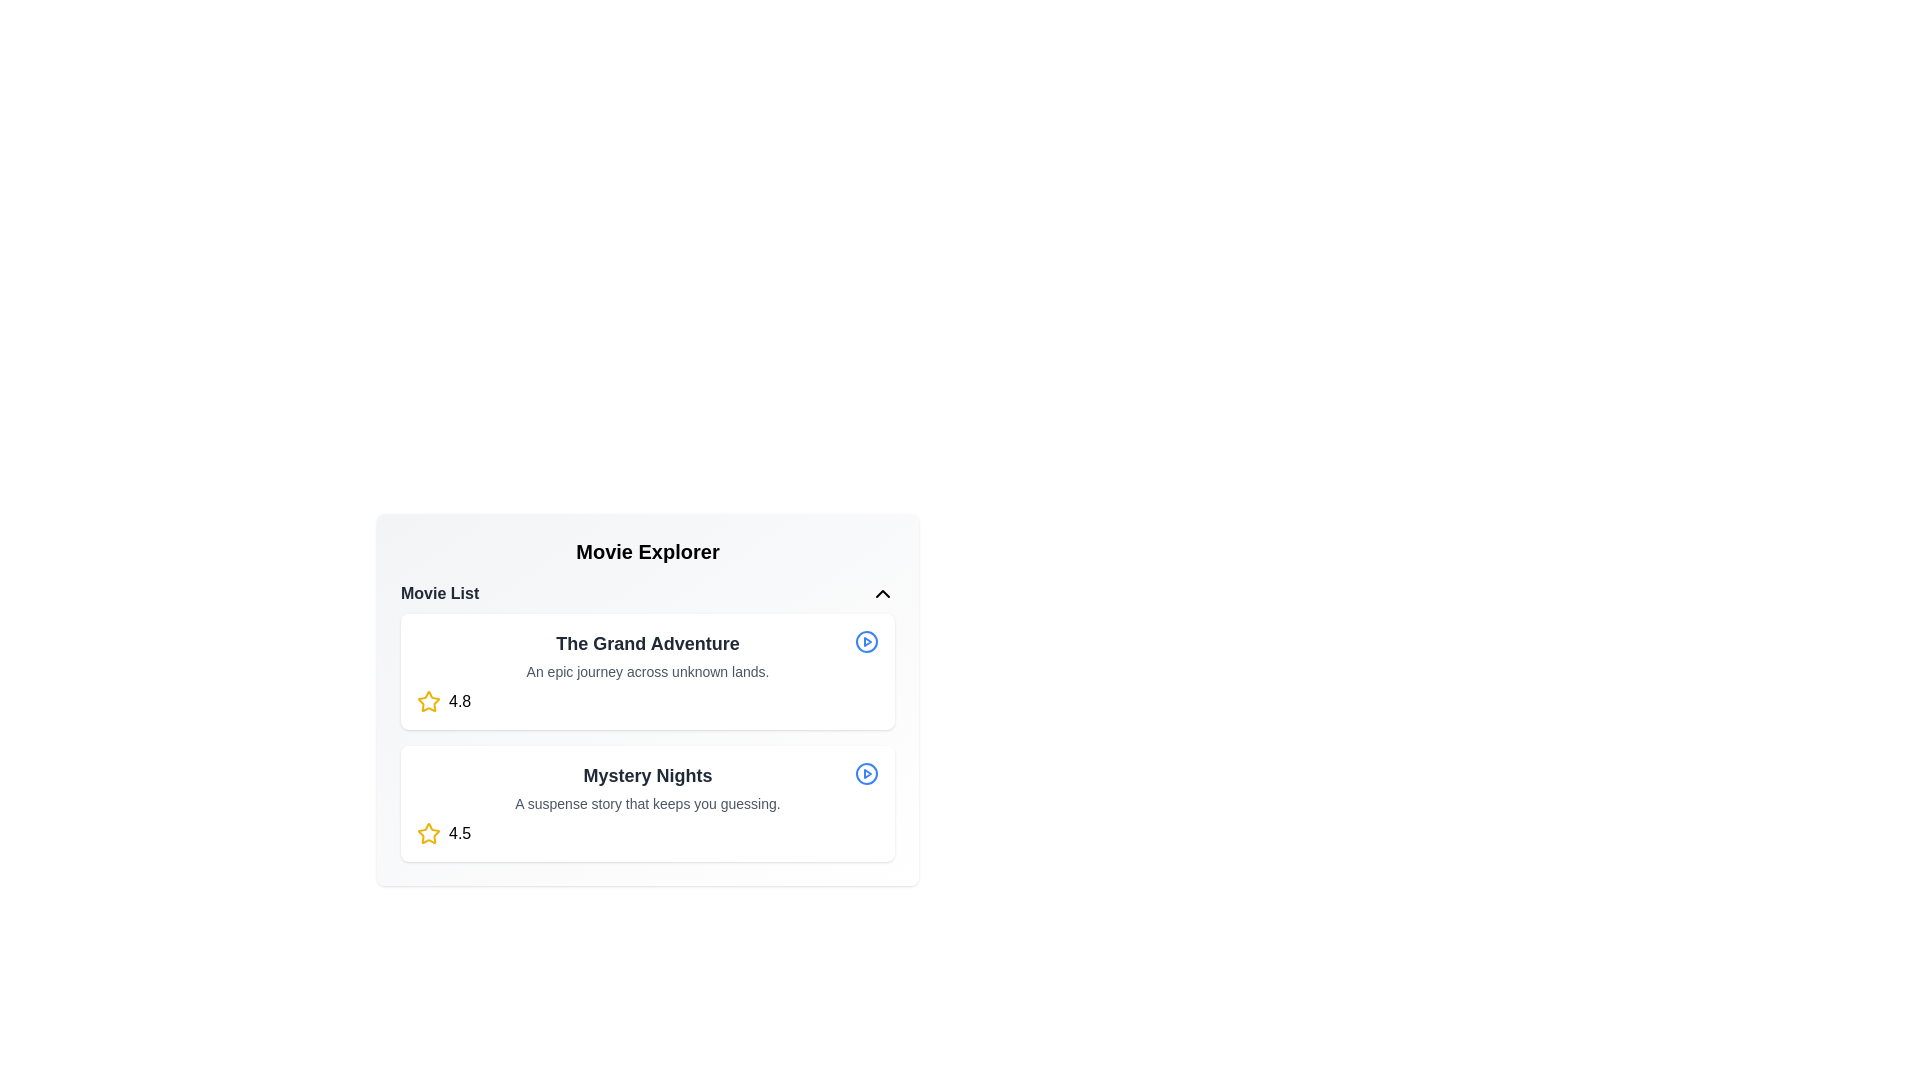 This screenshot has width=1920, height=1080. What do you see at coordinates (427, 701) in the screenshot?
I see `the star icon to view the movie rating` at bounding box center [427, 701].